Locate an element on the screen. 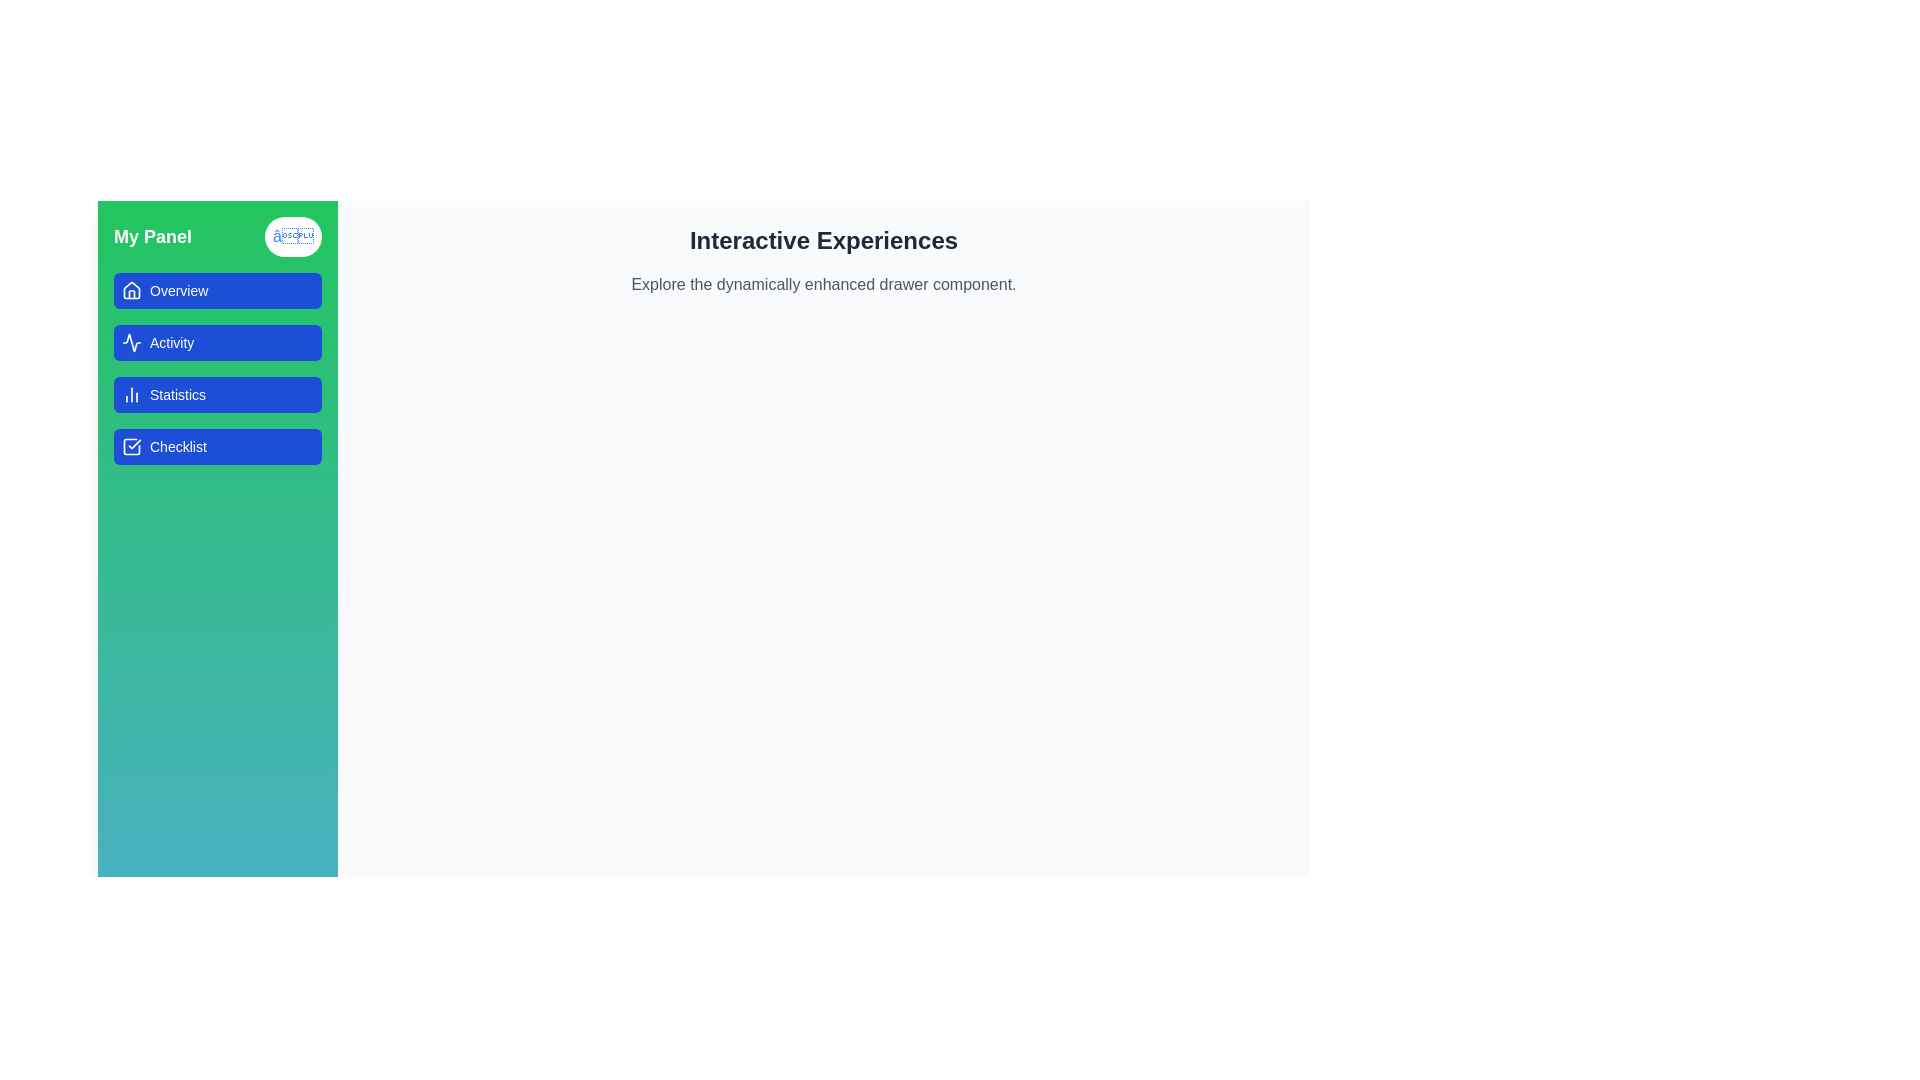  the square-shaped checkmark icon in the left-side navigation bar, located within the 'Checklist' button area, positioned to the left of the 'Checklist' label text is located at coordinates (131, 446).